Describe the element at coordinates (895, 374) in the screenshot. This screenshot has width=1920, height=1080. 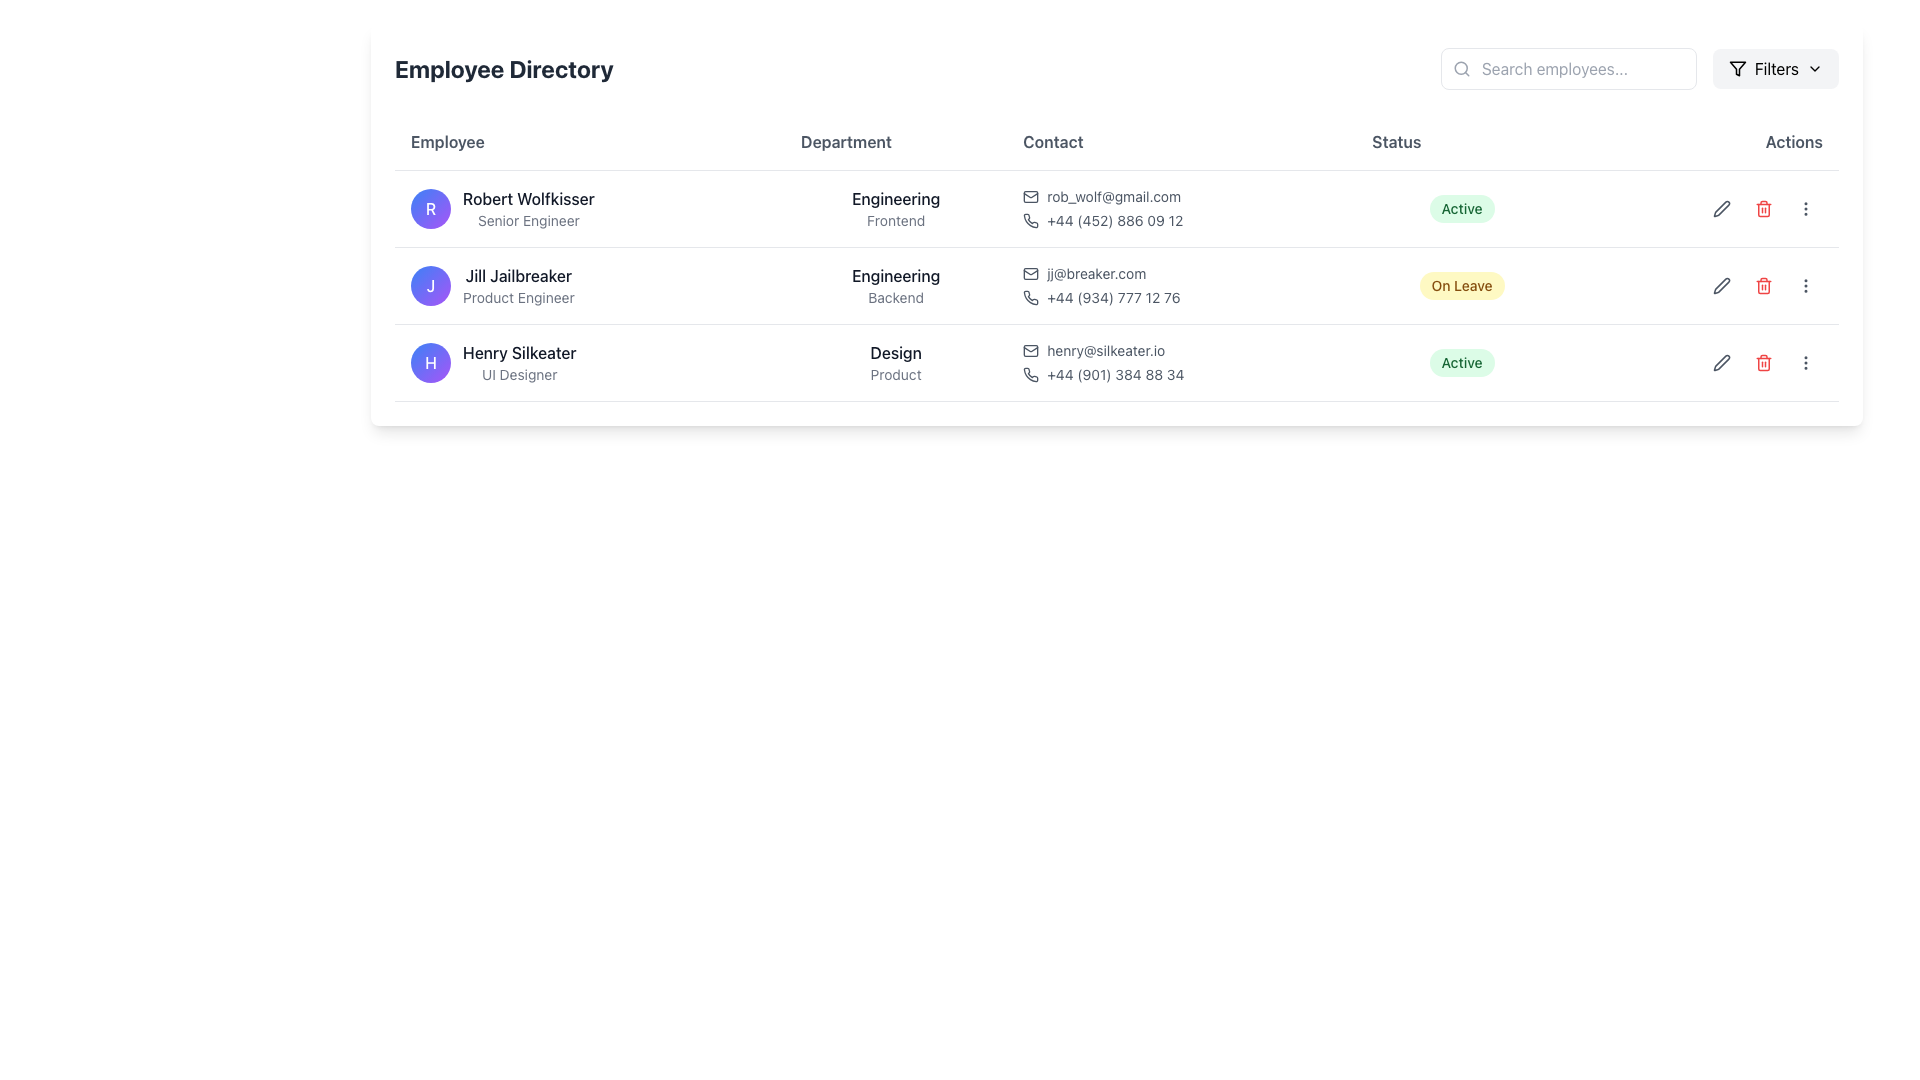
I see `the static text label 'Product' located in the row associated with 'Henry Silkeater' under the 'Department' column, directly beneath the 'Design' text` at that location.